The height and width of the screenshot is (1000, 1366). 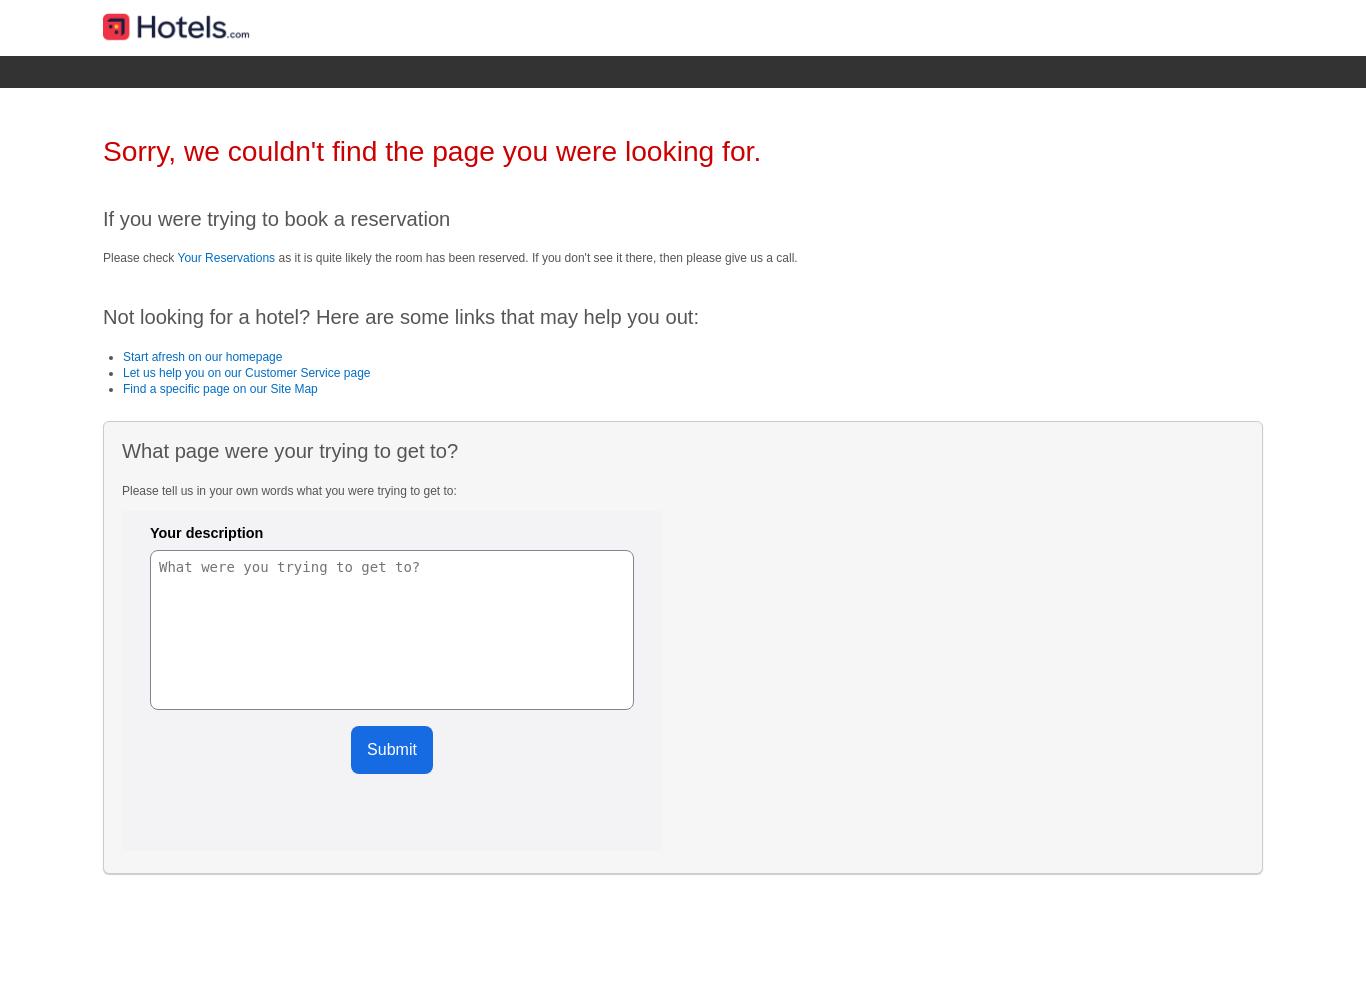 What do you see at coordinates (246, 371) in the screenshot?
I see `'Let us help you on our Customer Service page'` at bounding box center [246, 371].